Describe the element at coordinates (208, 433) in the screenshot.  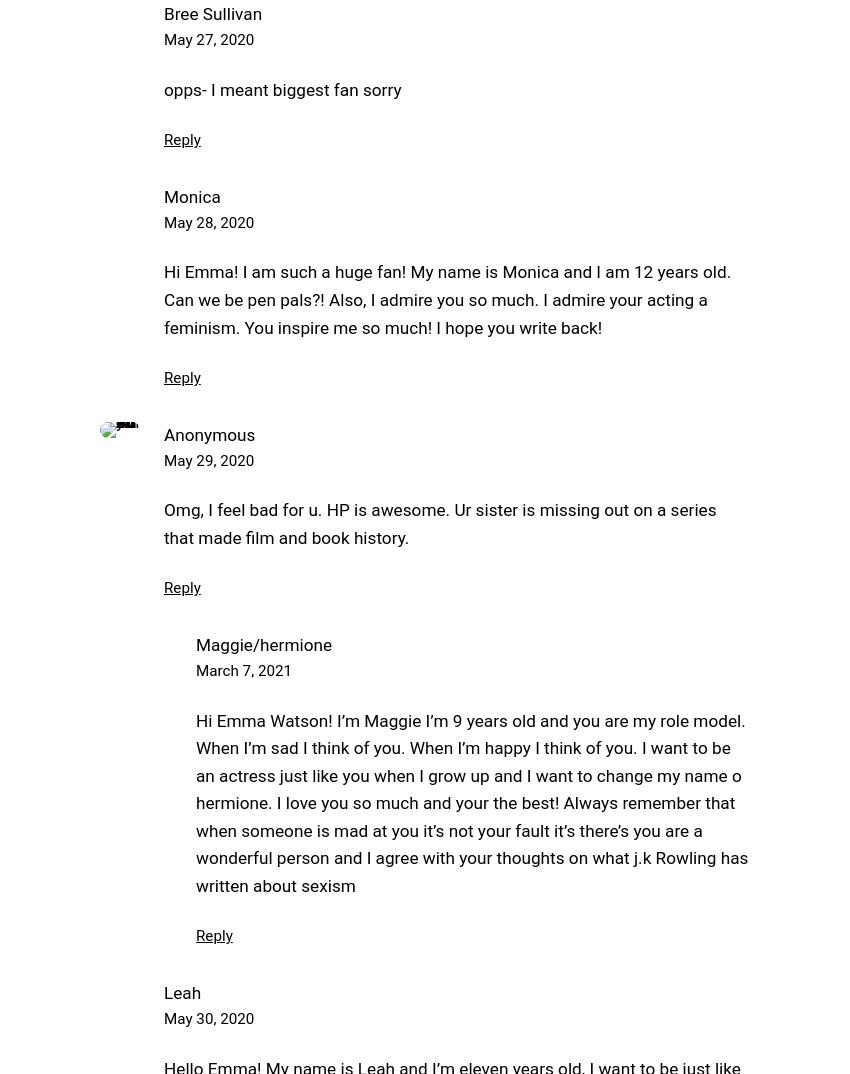
I see `'Anonymous'` at that location.